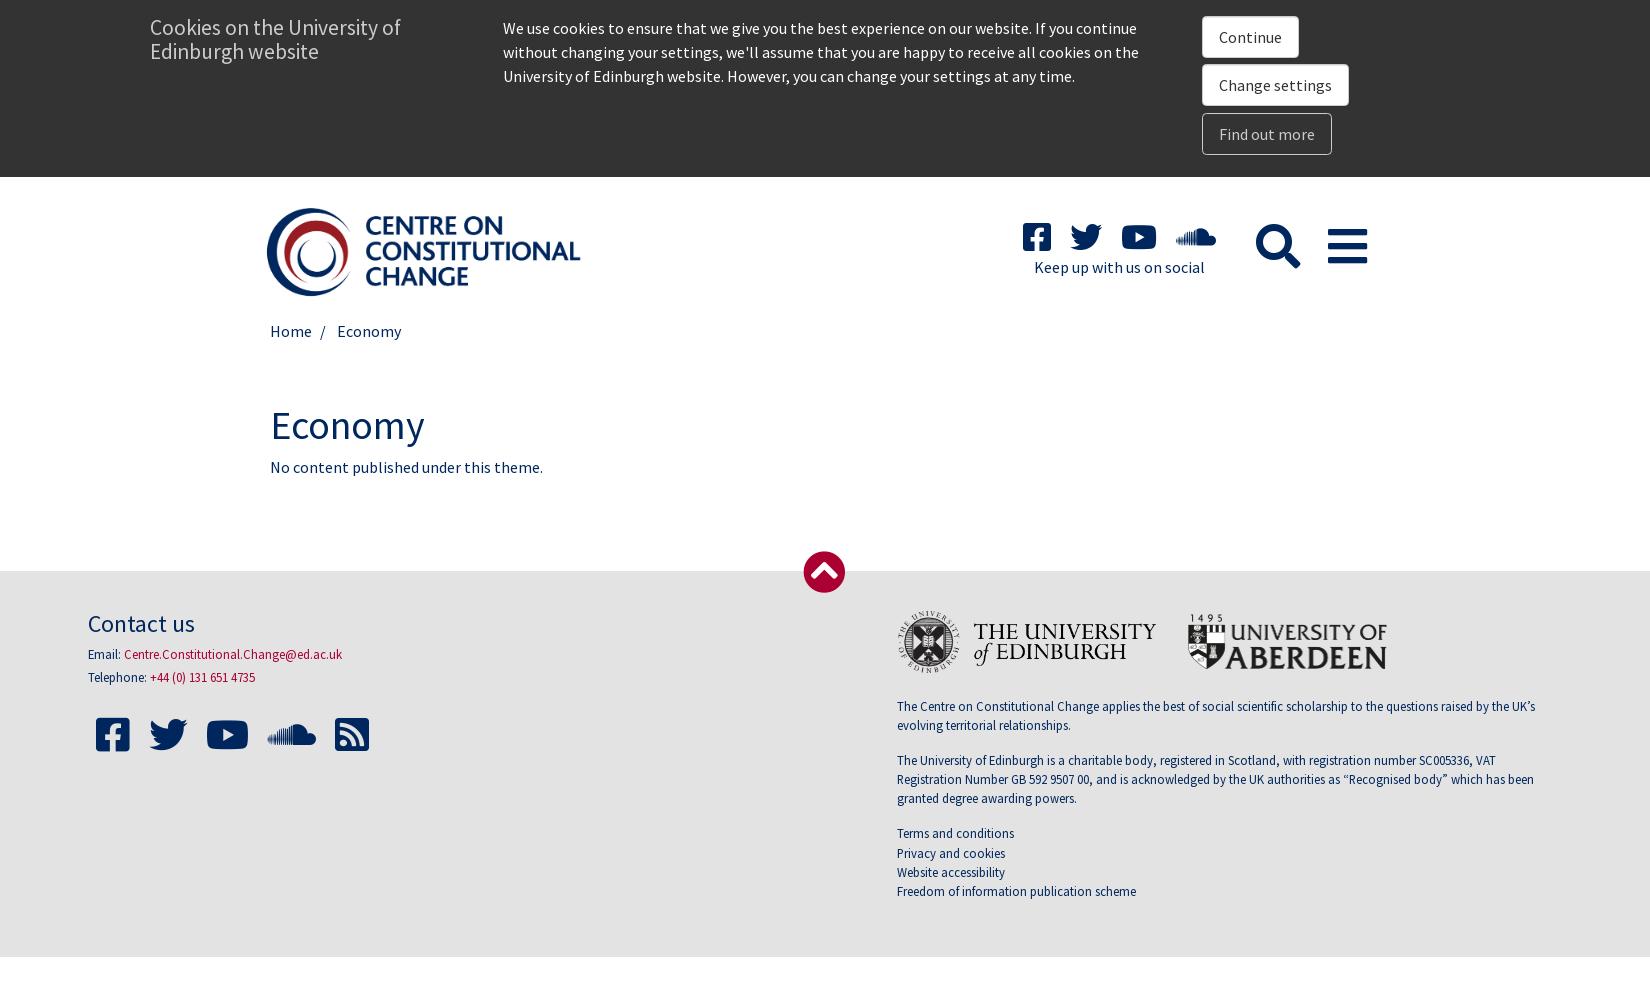 Image resolution: width=1650 pixels, height=1000 pixels. I want to click on 'Website accessibility', so click(951, 870).